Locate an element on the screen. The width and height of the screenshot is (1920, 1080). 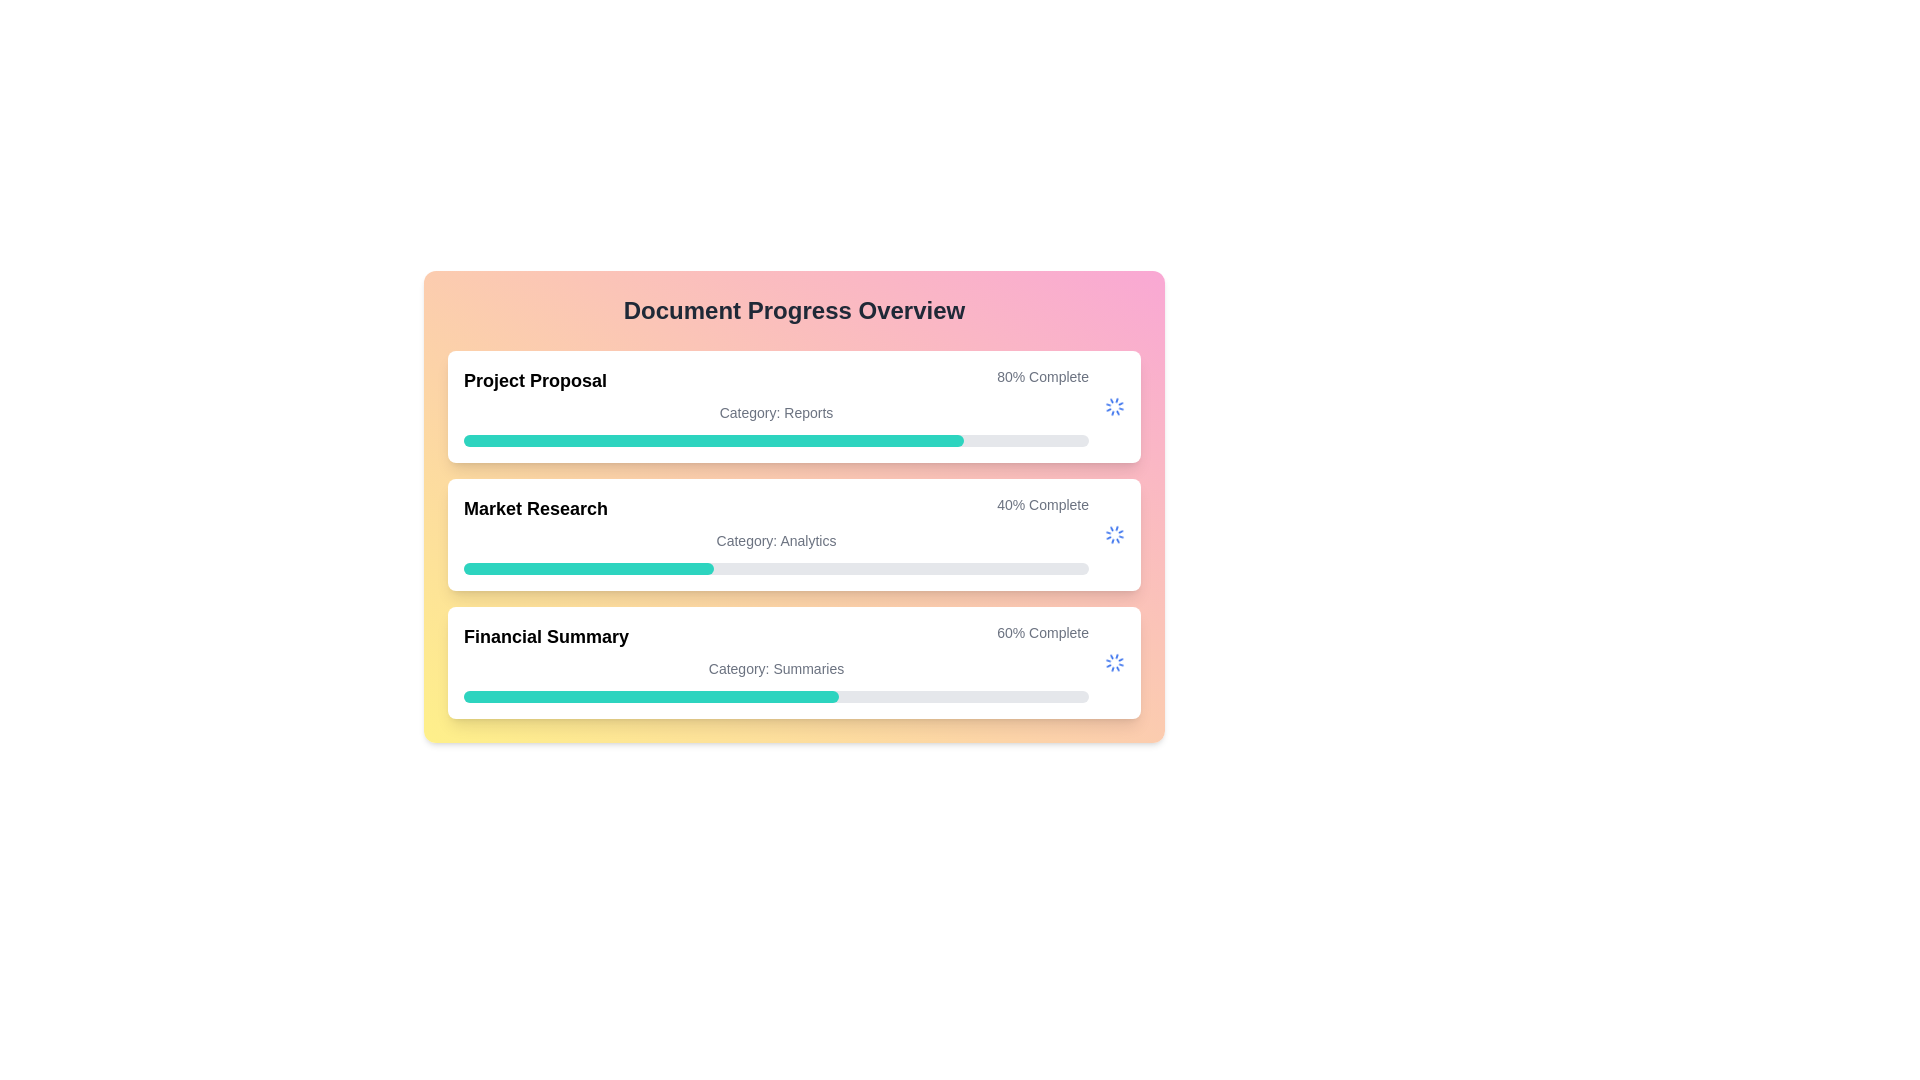
the static text label that indicates the percentage completion of the 'Financial Summary' task, located within the 'Document Progress Overview' section is located at coordinates (1042, 636).